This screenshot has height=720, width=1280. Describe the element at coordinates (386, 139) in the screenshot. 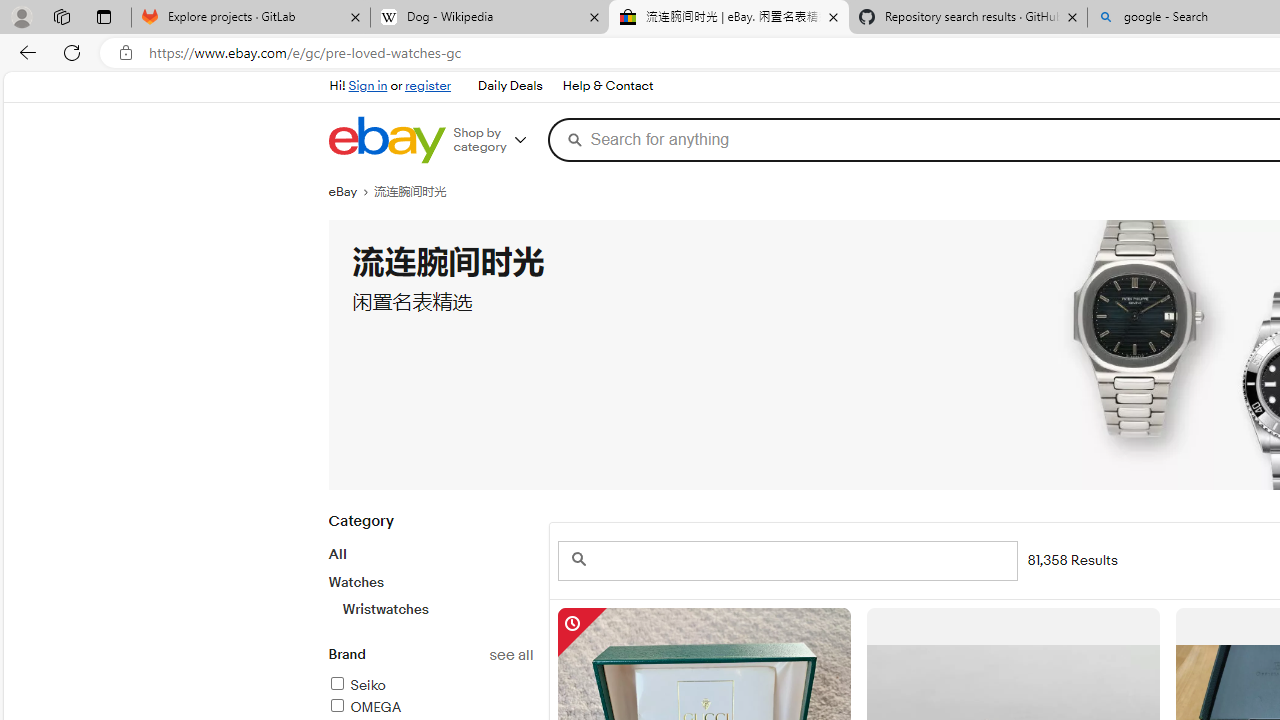

I see `'eBay Home'` at that location.